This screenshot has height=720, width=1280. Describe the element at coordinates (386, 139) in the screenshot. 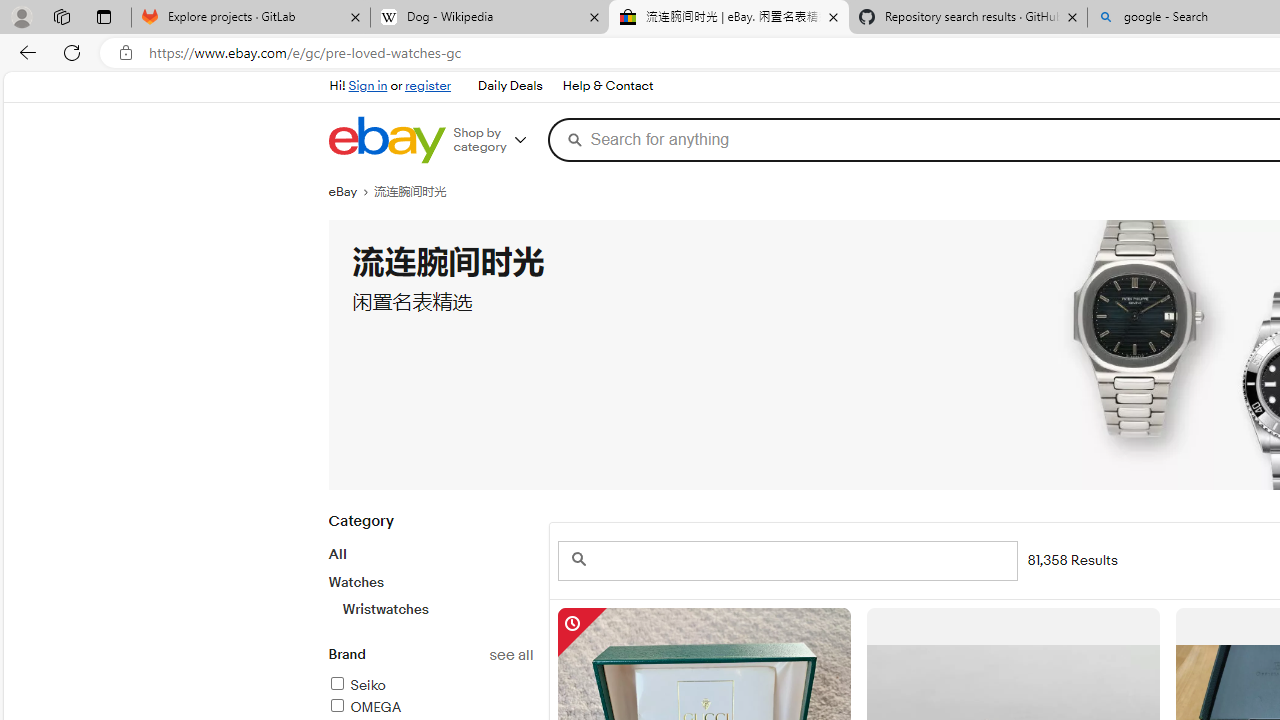

I see `'eBay Home'` at that location.